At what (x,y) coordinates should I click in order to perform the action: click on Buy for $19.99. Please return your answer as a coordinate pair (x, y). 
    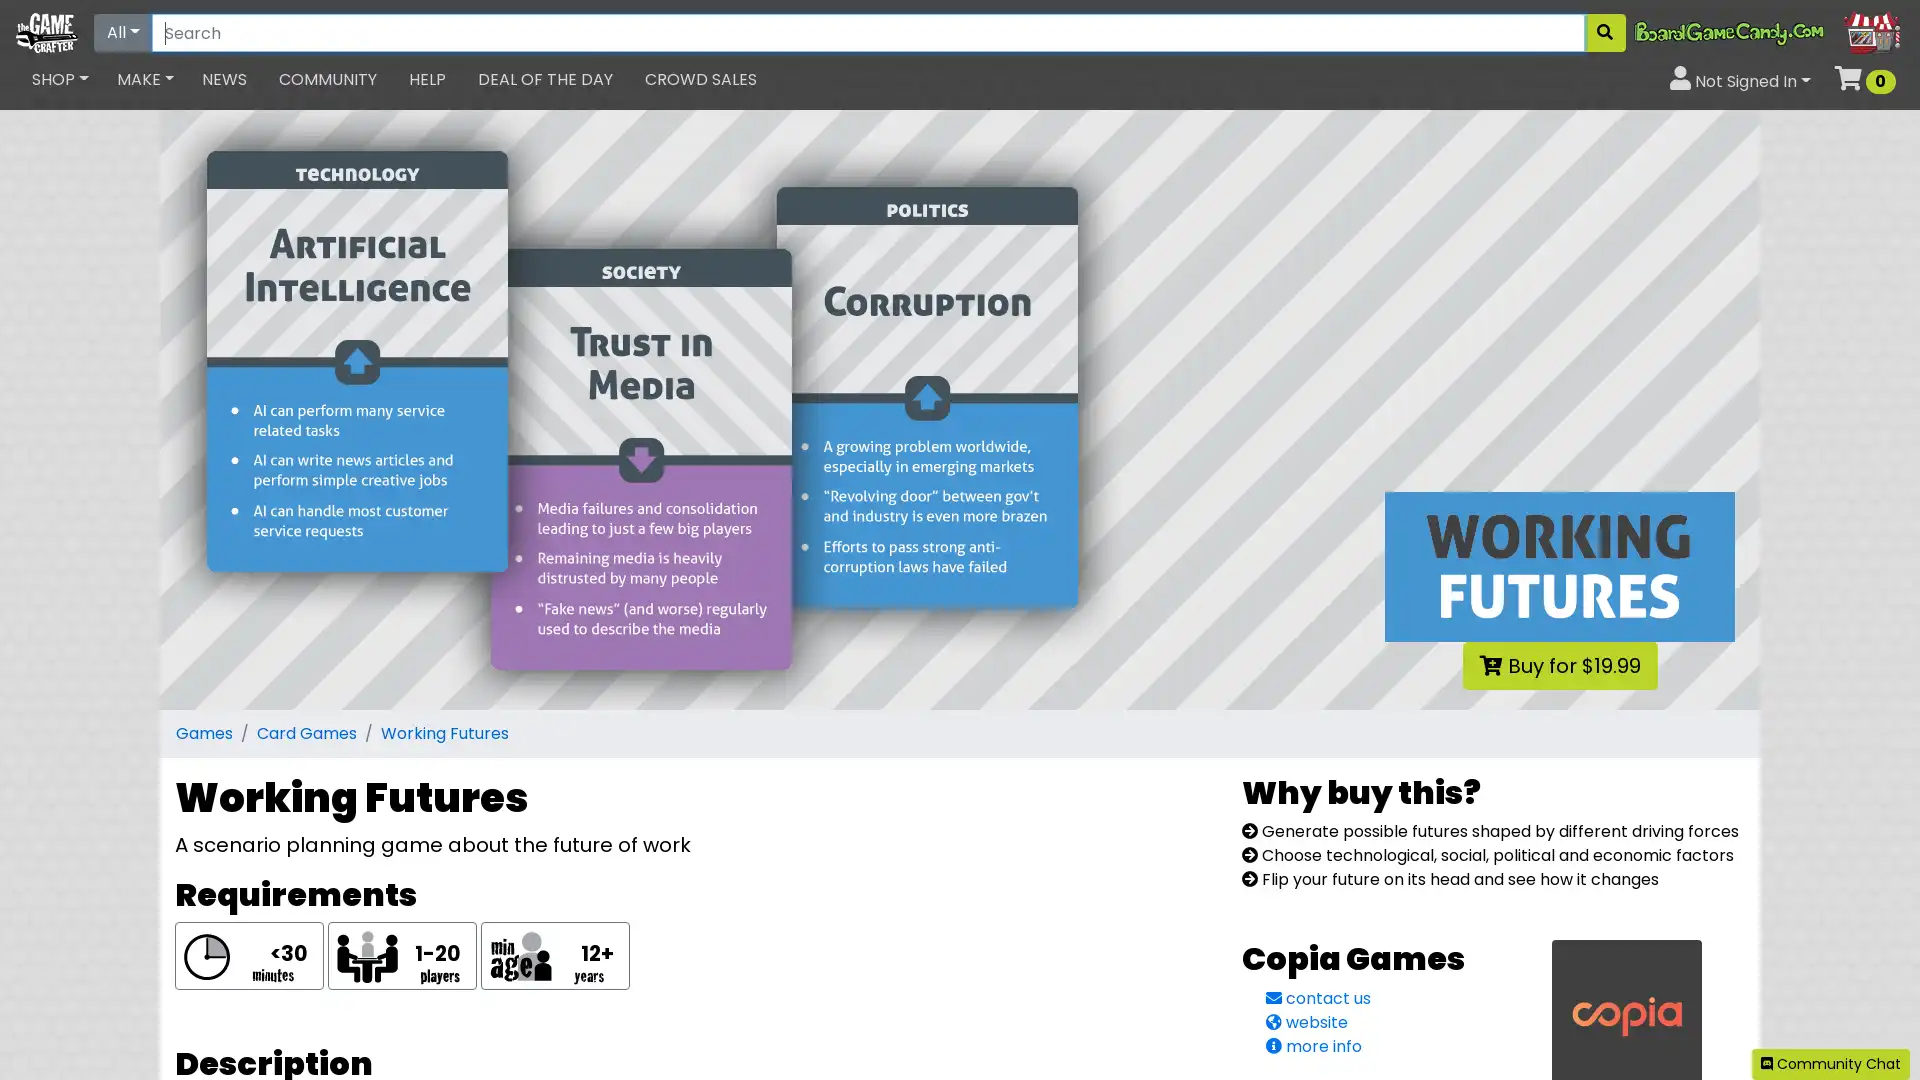
    Looking at the image, I should click on (1558, 666).